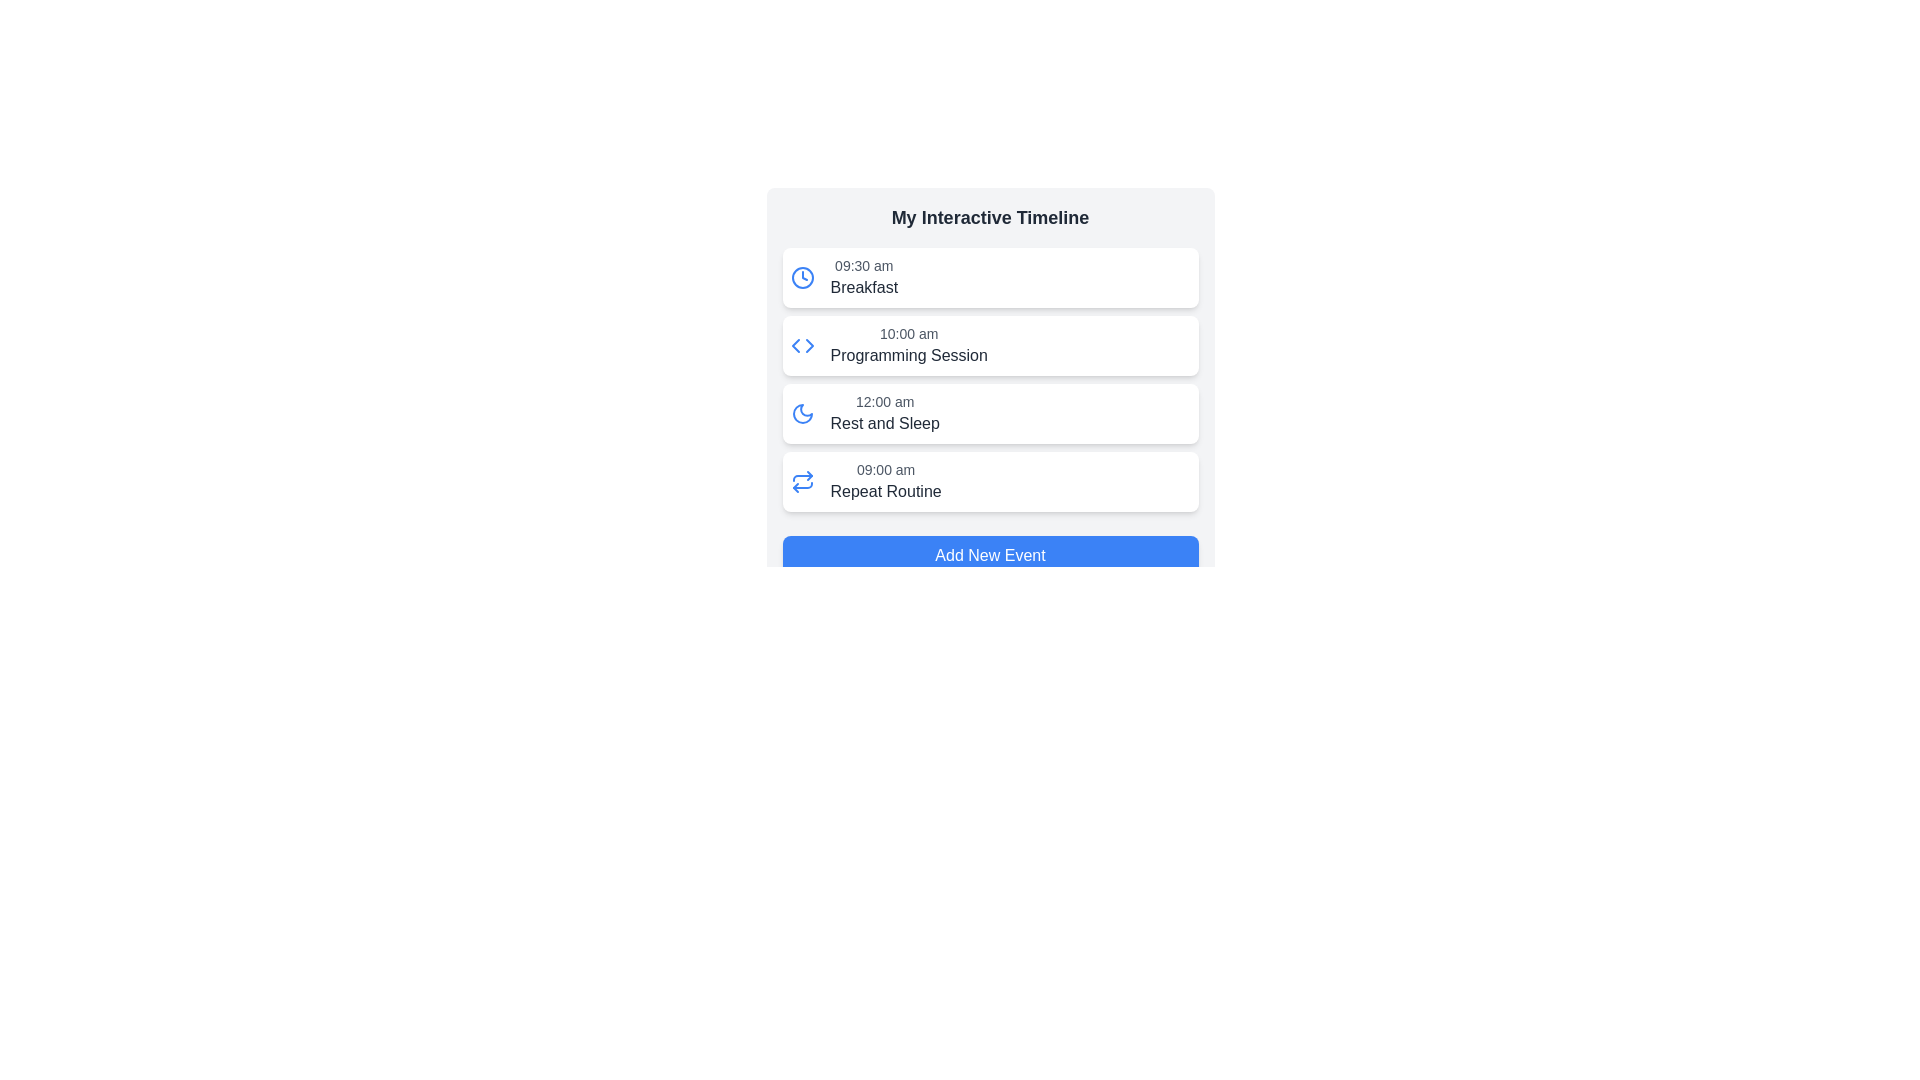 The width and height of the screenshot is (1920, 1080). I want to click on the icon indicating or toggling the repeating action for the 'Repeat Routine' event, located to the left of the '09:00 am' text, so click(802, 482).